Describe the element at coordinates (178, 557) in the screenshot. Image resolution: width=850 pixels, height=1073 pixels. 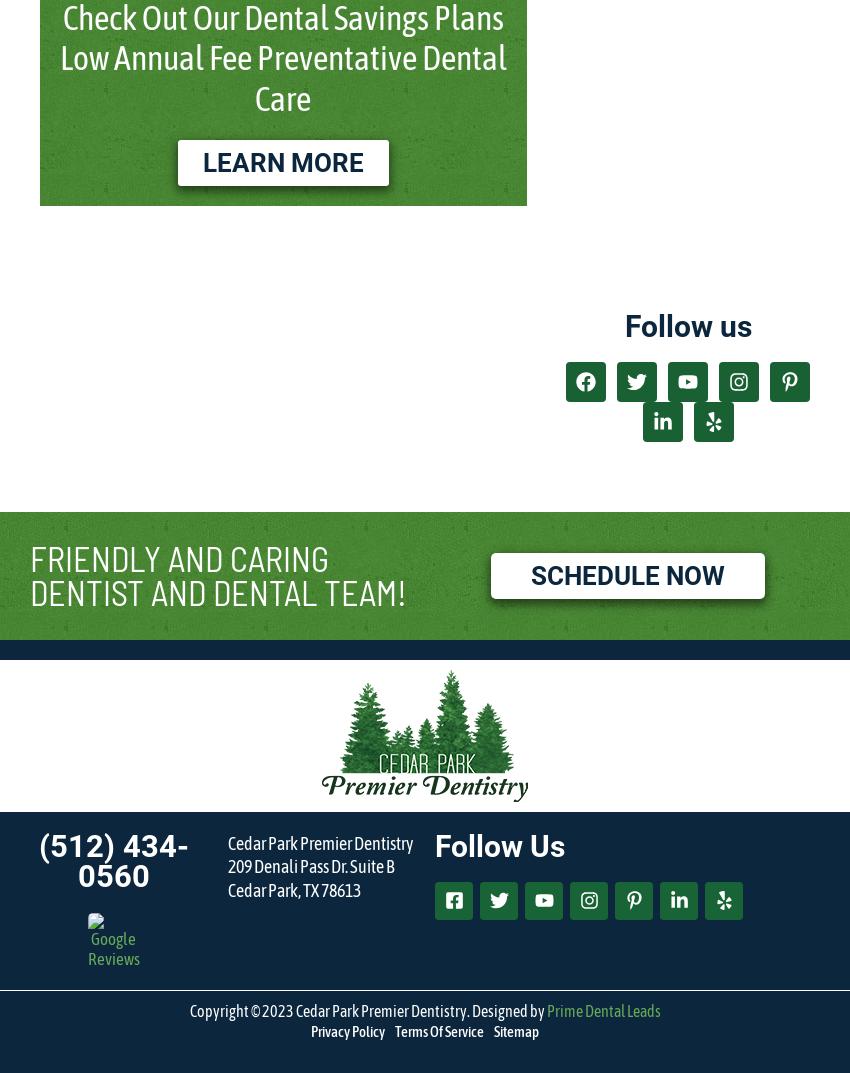
I see `'Friendly and caring'` at that location.